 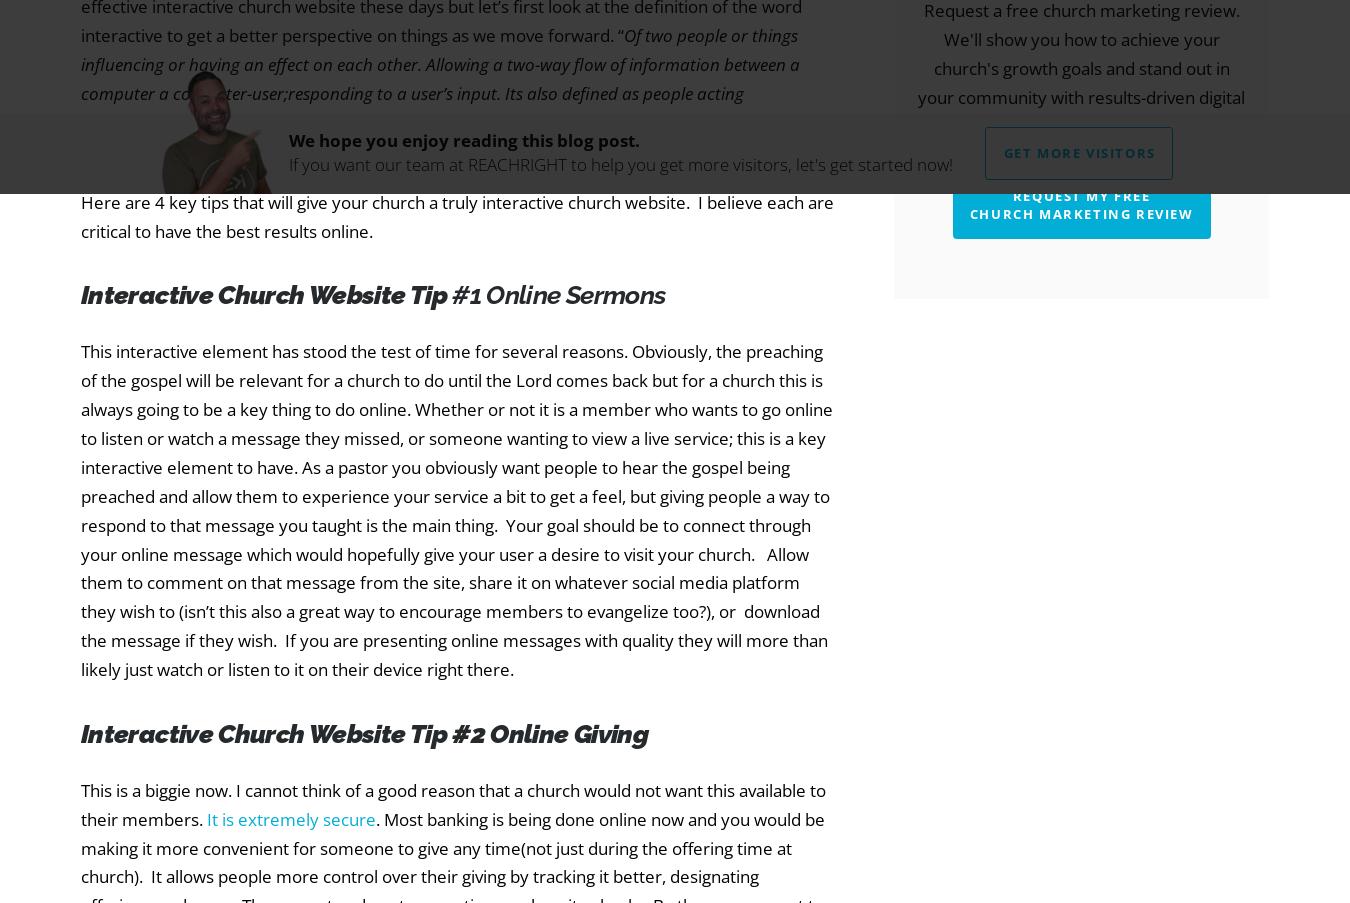 I want to click on 'So knowing this, it is all about reciprocation and communication with a user on your site.', so click(x=80, y=134).